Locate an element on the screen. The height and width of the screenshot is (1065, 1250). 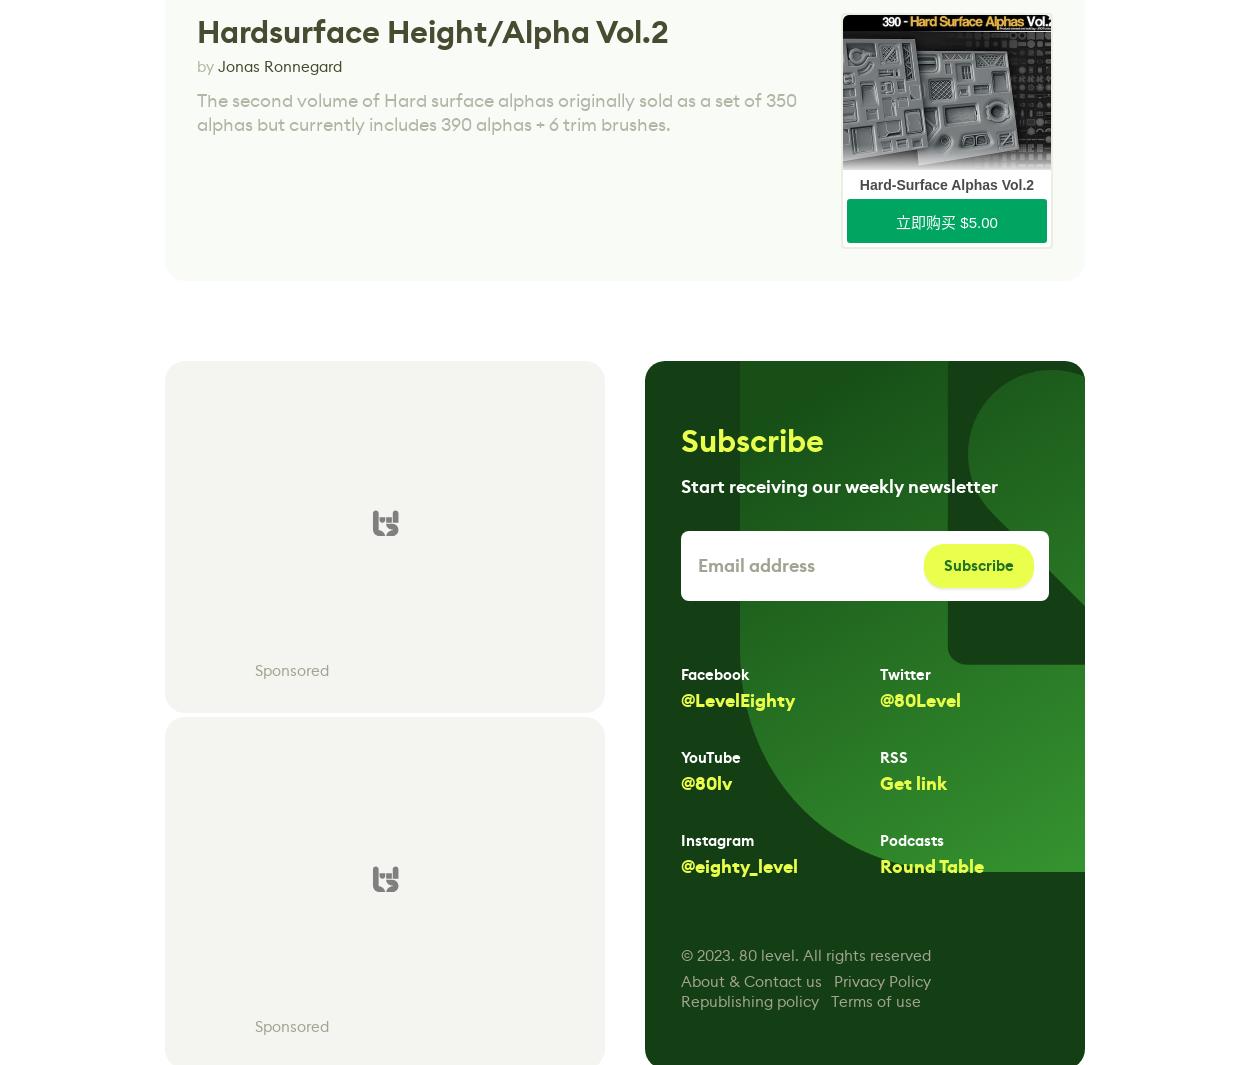
'Round Table' is located at coordinates (932, 867).